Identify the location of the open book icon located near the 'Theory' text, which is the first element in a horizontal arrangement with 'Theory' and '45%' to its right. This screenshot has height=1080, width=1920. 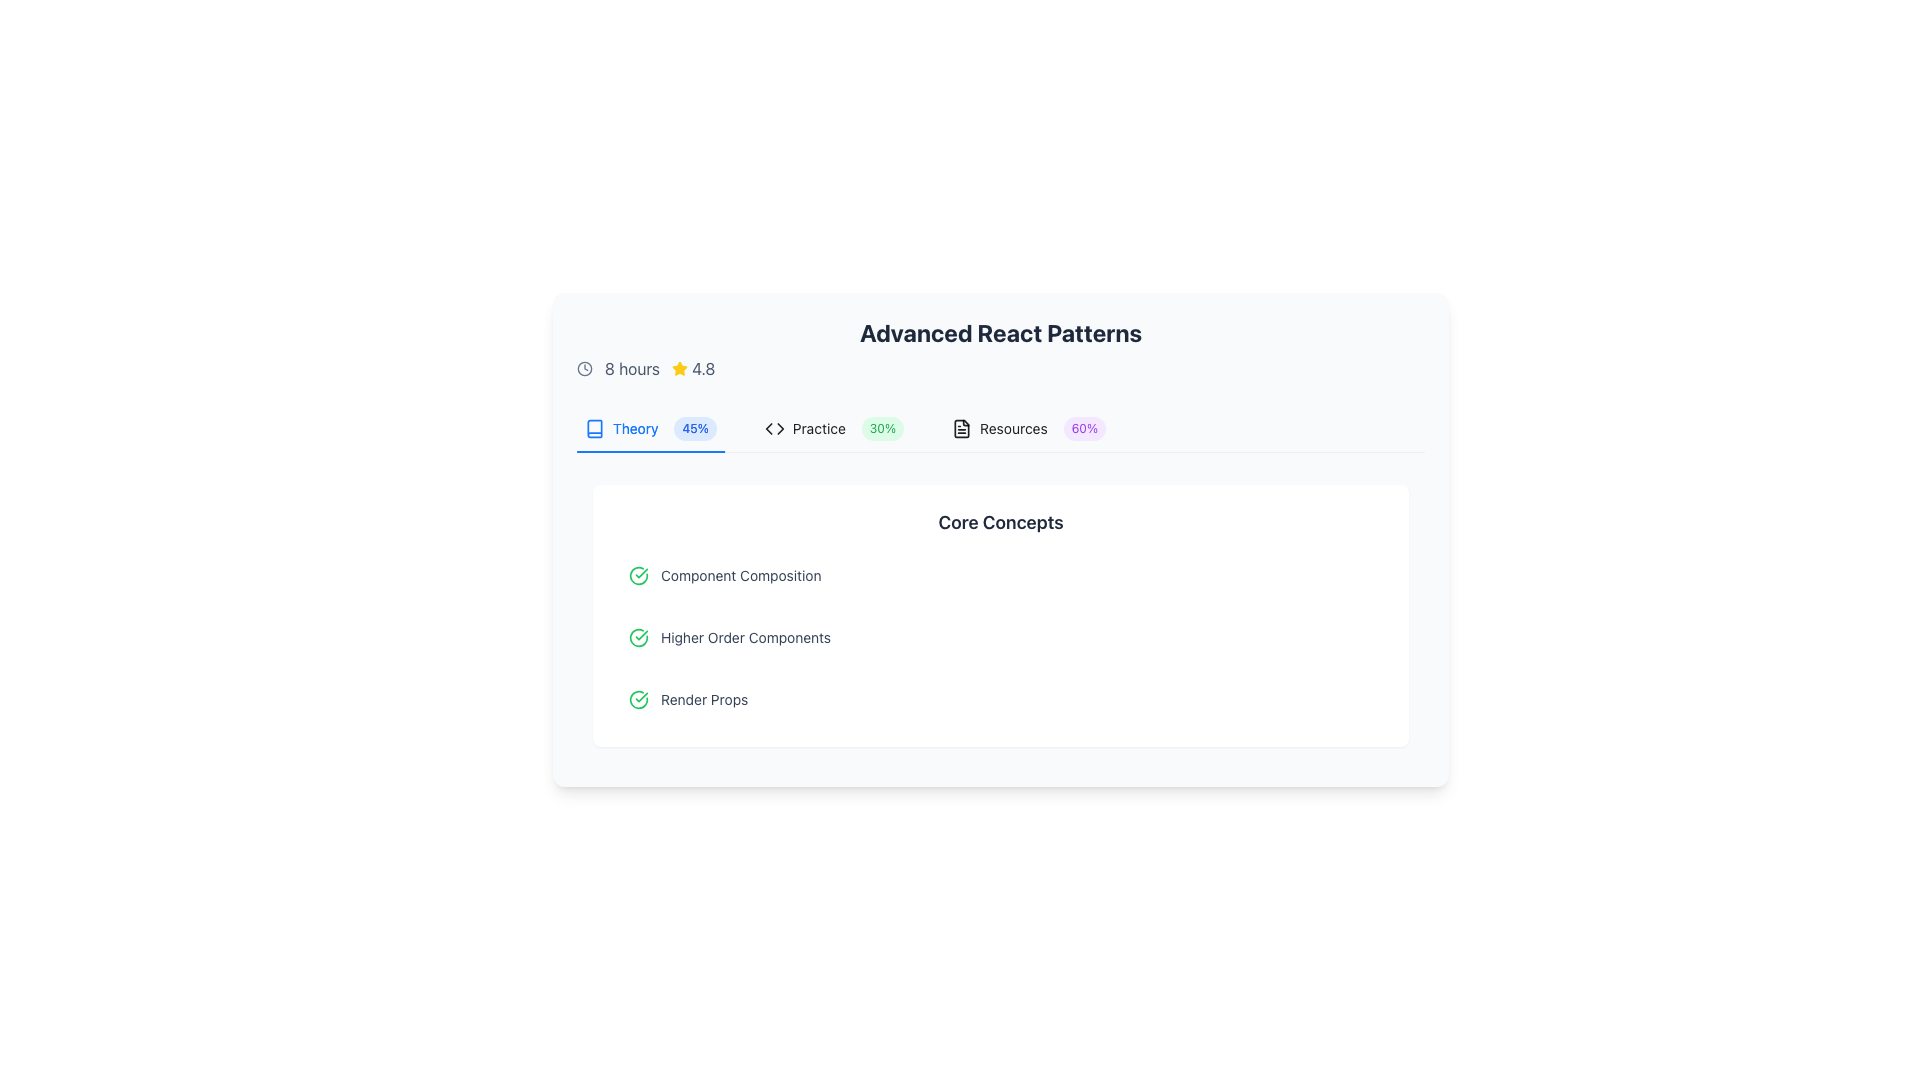
(594, 427).